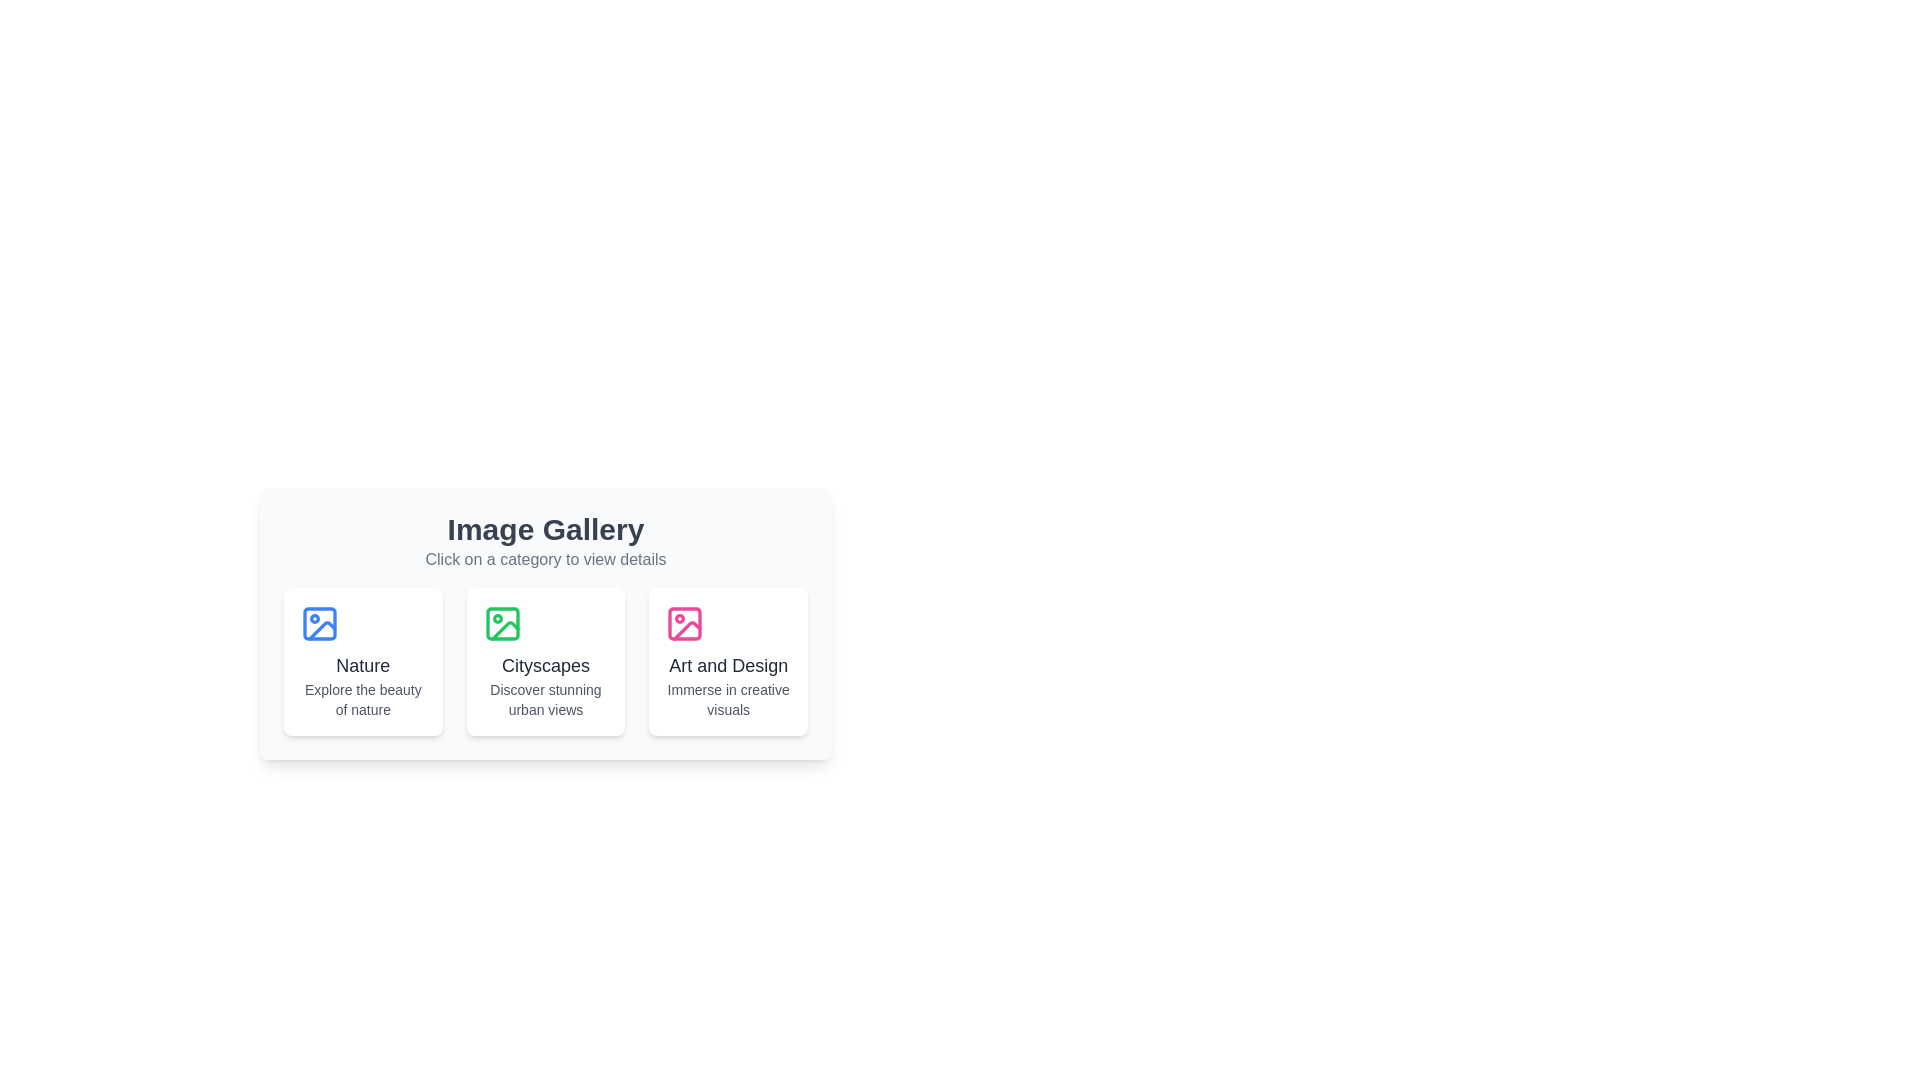 This screenshot has width=1920, height=1080. What do you see at coordinates (320, 623) in the screenshot?
I see `the 'Nature' icon located in the leftmost card under the header 'Image Gallery', which represents the concept of 'Nature'` at bounding box center [320, 623].